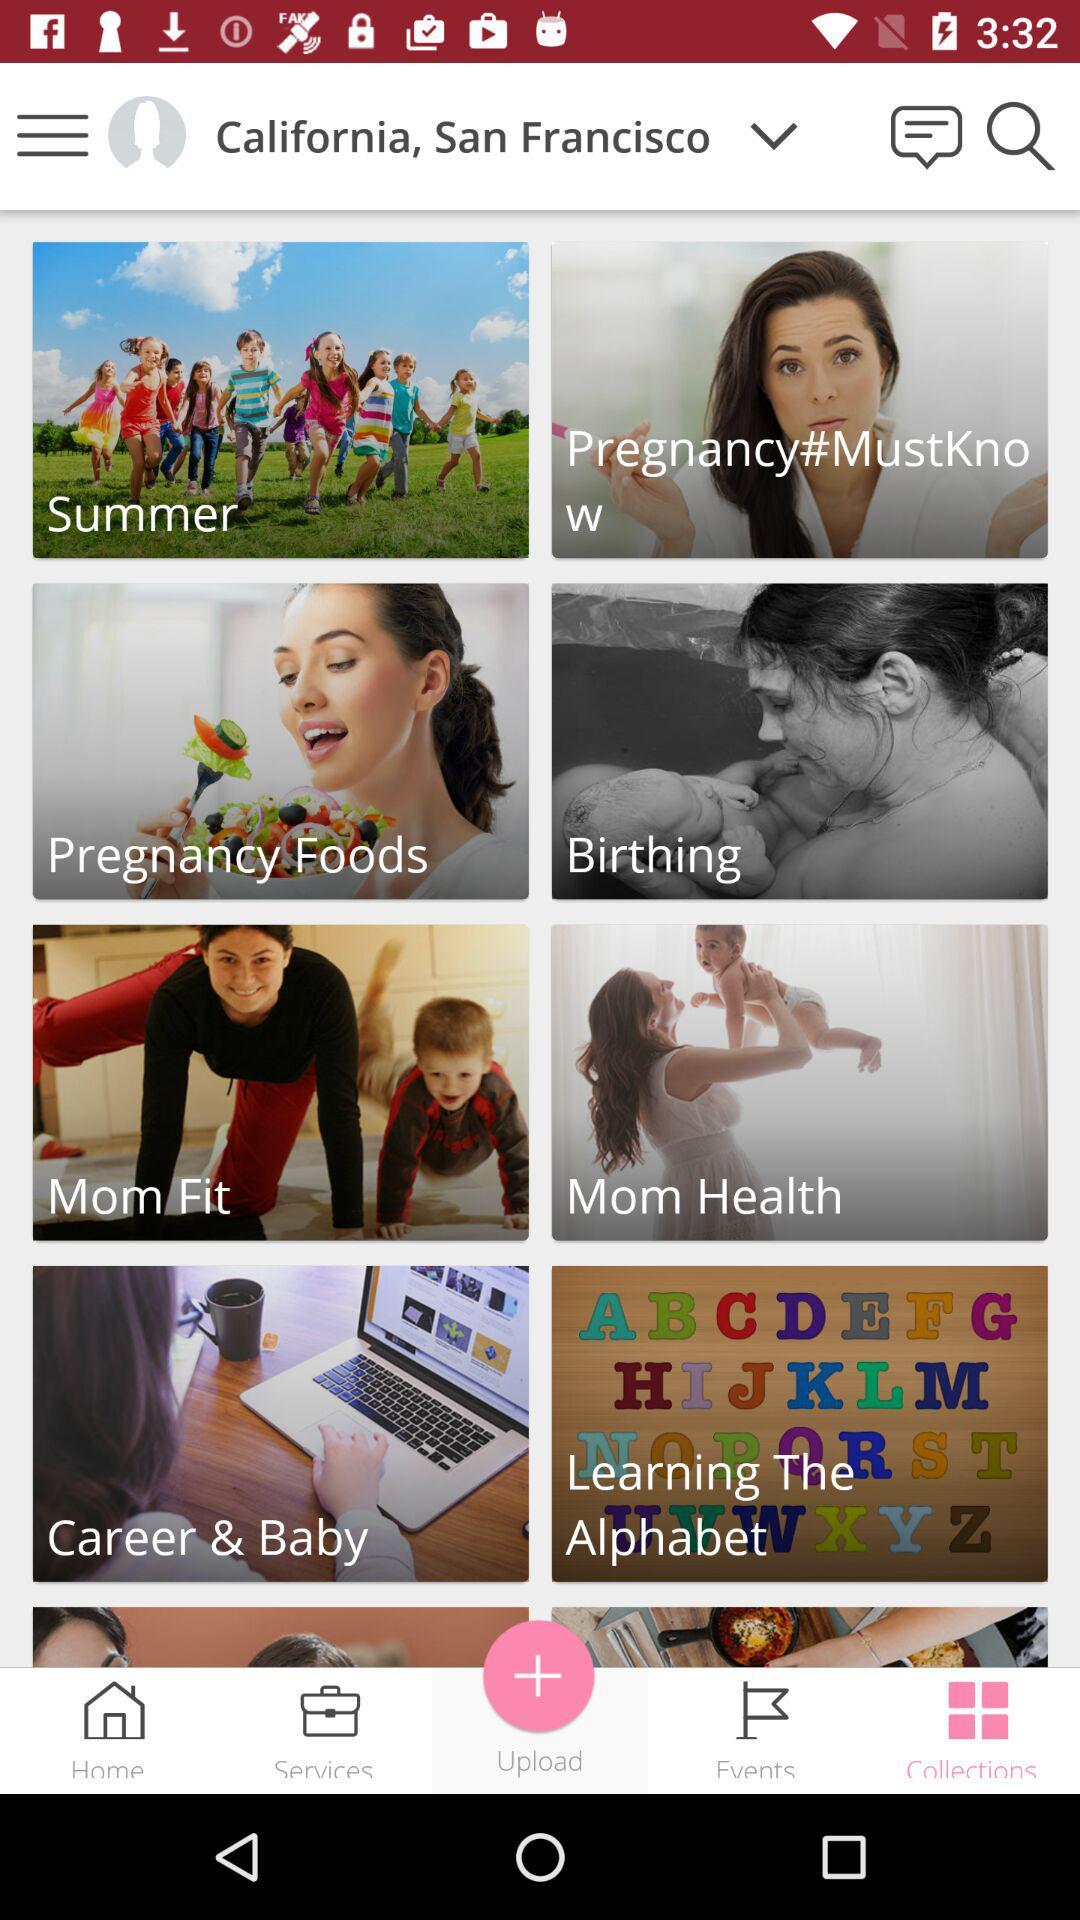 This screenshot has width=1080, height=1920. I want to click on activate top right thumbnail, so click(798, 400).